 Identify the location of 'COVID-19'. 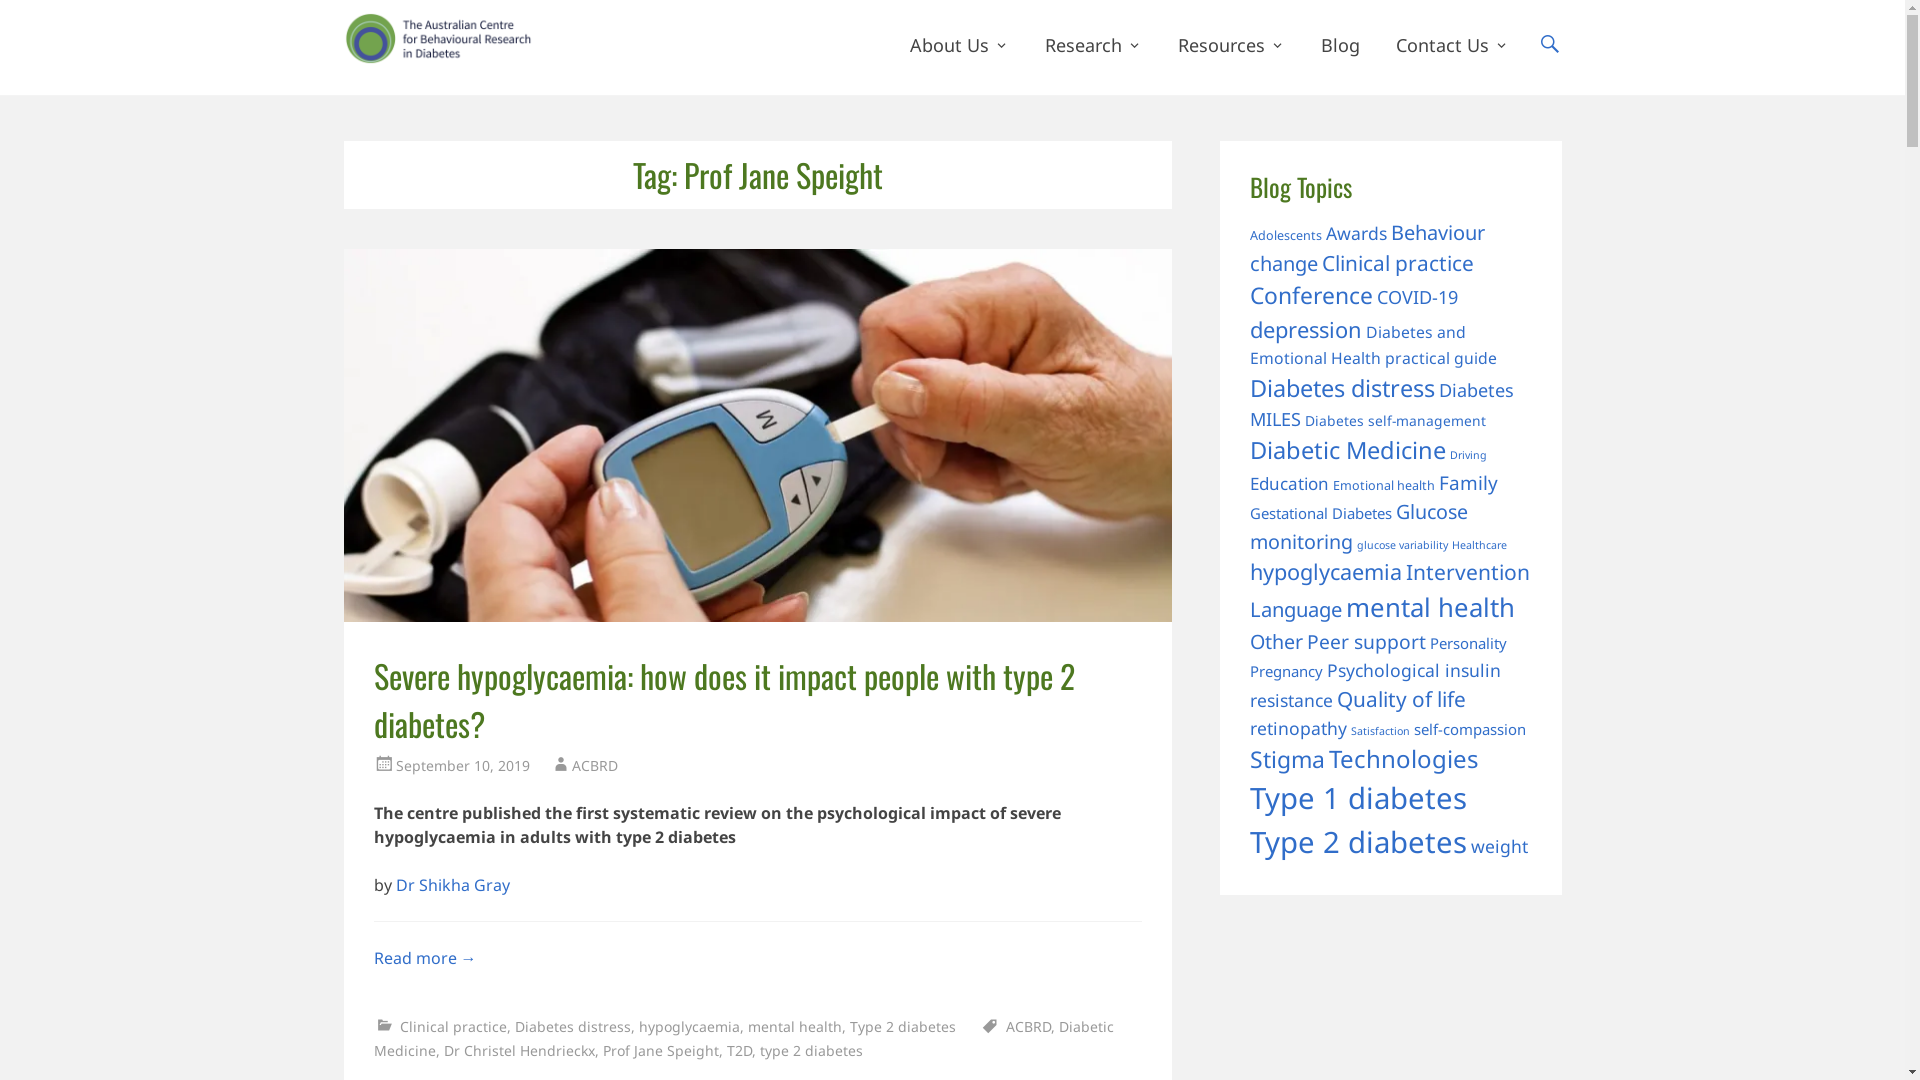
(1376, 297).